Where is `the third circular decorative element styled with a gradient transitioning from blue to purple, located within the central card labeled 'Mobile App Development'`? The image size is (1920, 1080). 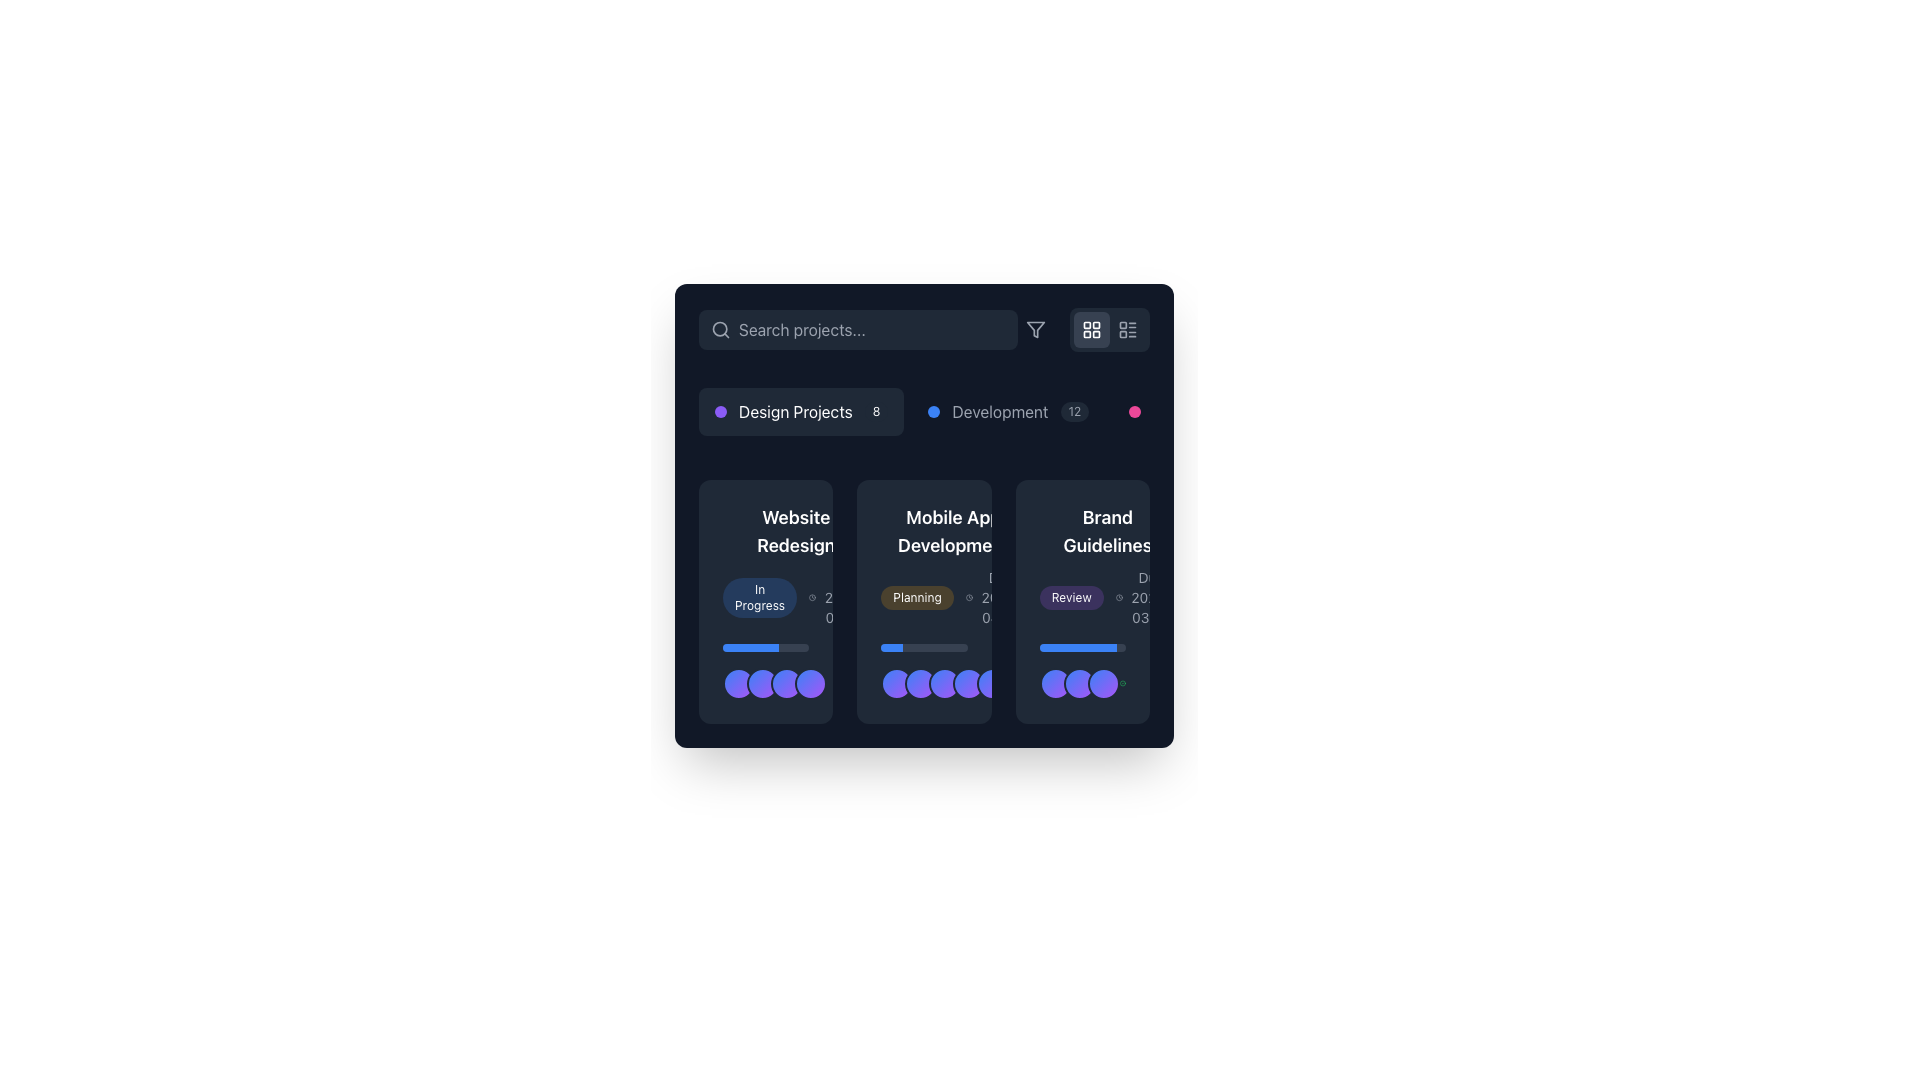 the third circular decorative element styled with a gradient transitioning from blue to purple, located within the central card labeled 'Mobile App Development' is located at coordinates (786, 682).